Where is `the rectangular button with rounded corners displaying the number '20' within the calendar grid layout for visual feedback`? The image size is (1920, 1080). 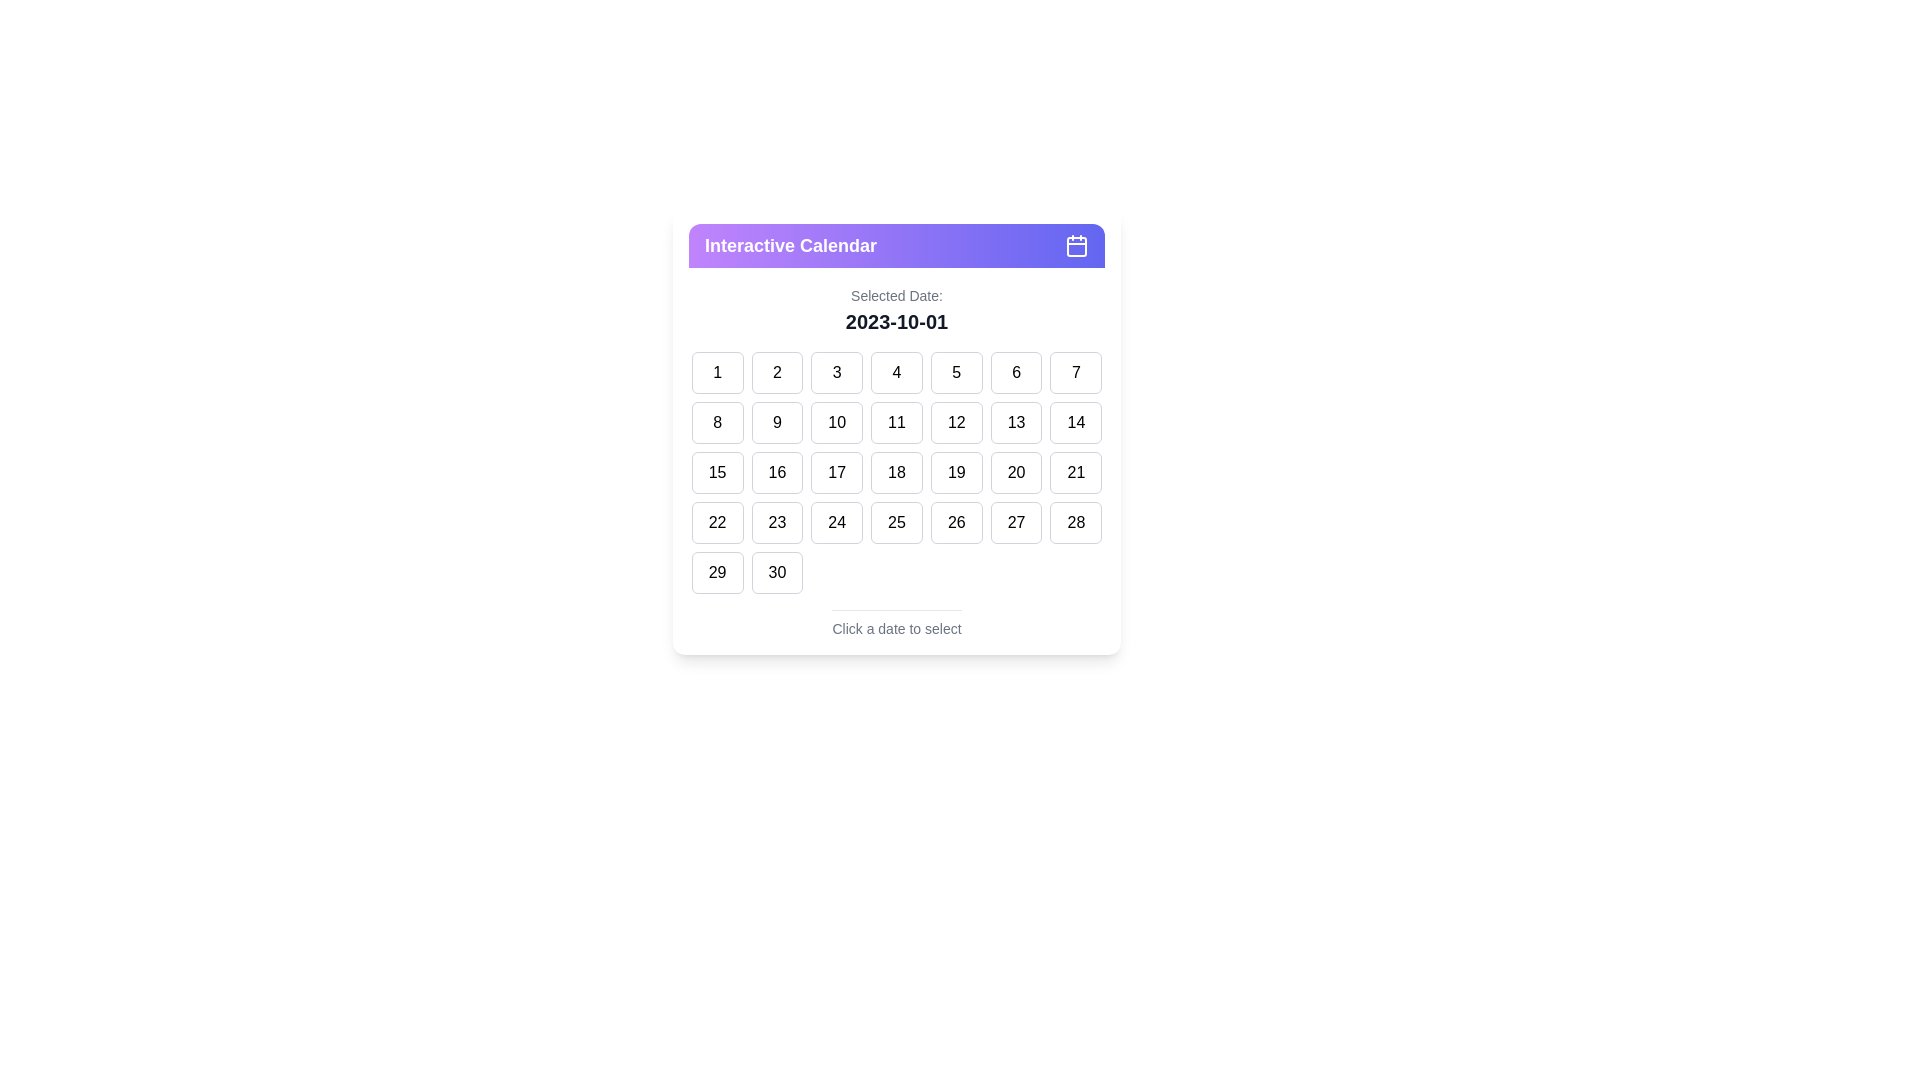
the rectangular button with rounded corners displaying the number '20' within the calendar grid layout for visual feedback is located at coordinates (1016, 473).